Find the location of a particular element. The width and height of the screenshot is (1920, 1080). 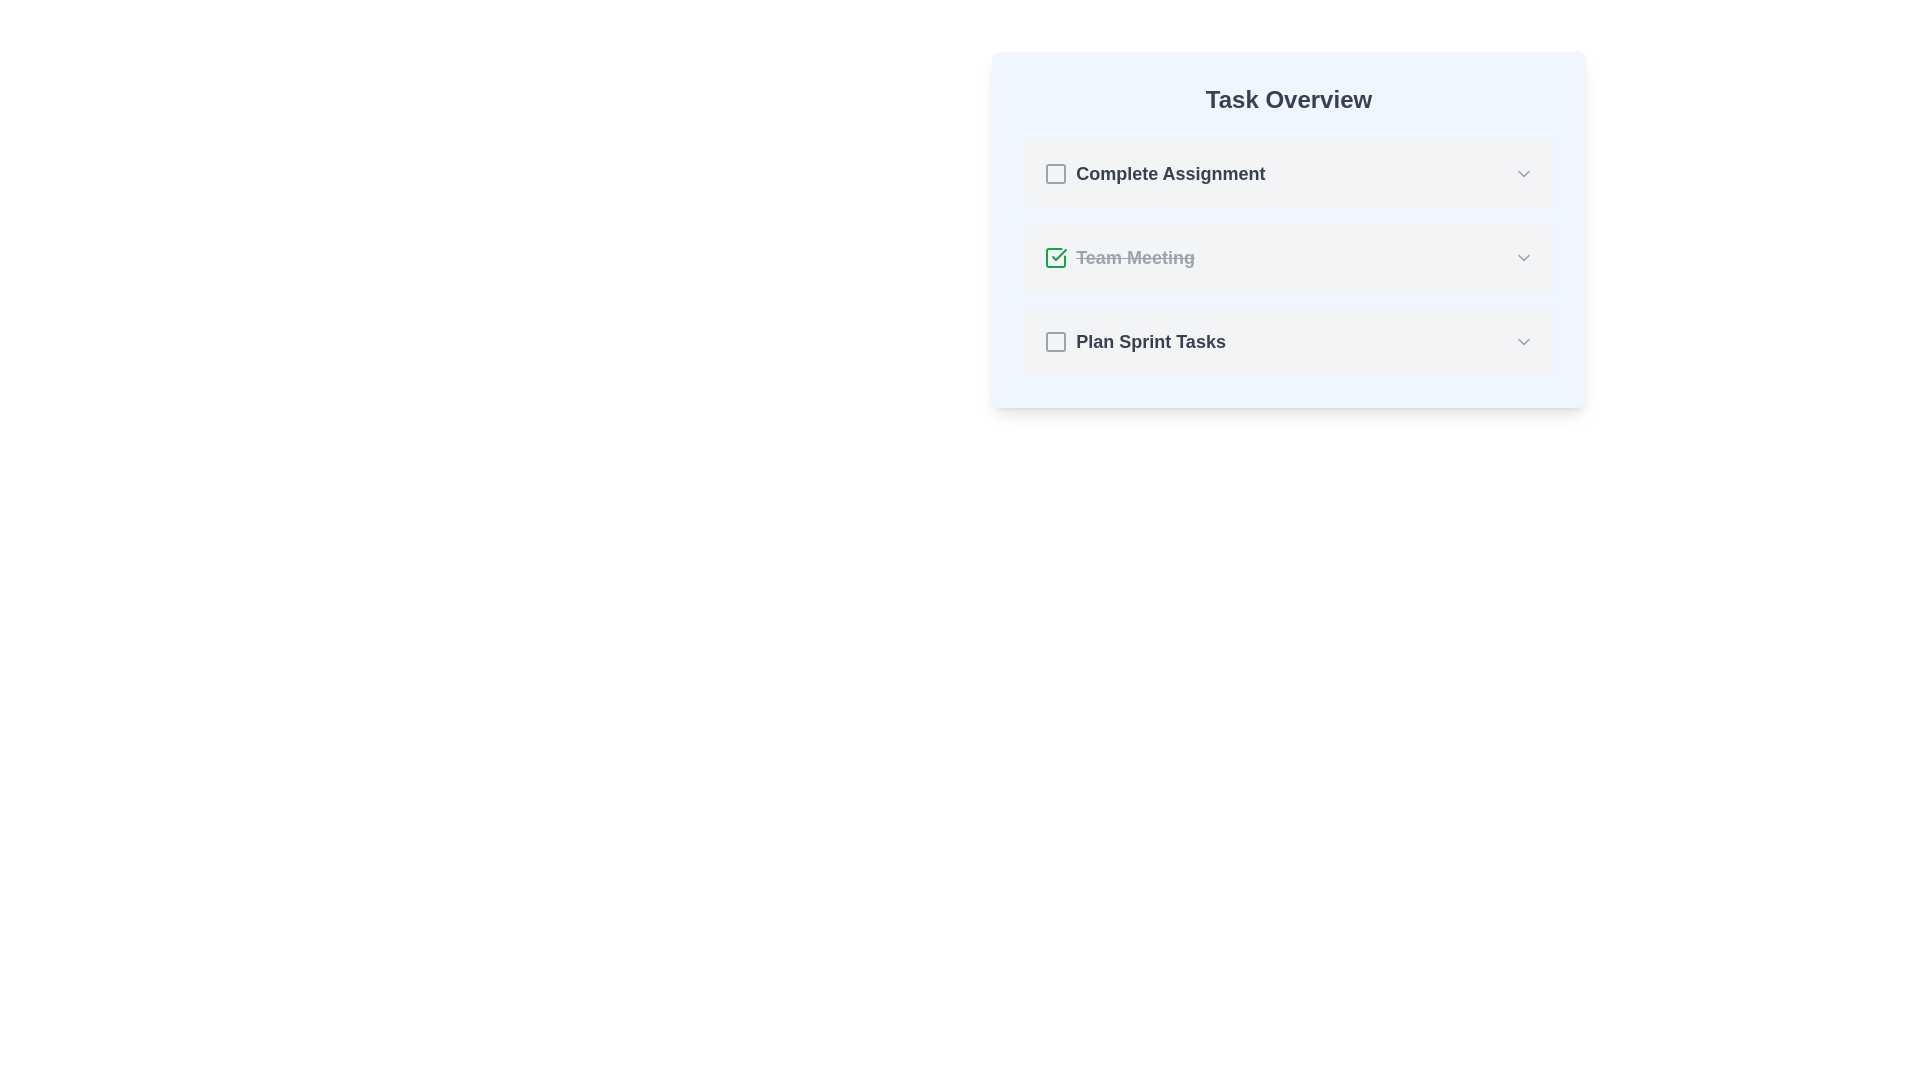

the Checkbox icon indicating a completed task for the 'Team Meeting' in the vertical task list labeled 'Task Overview' is located at coordinates (1055, 257).